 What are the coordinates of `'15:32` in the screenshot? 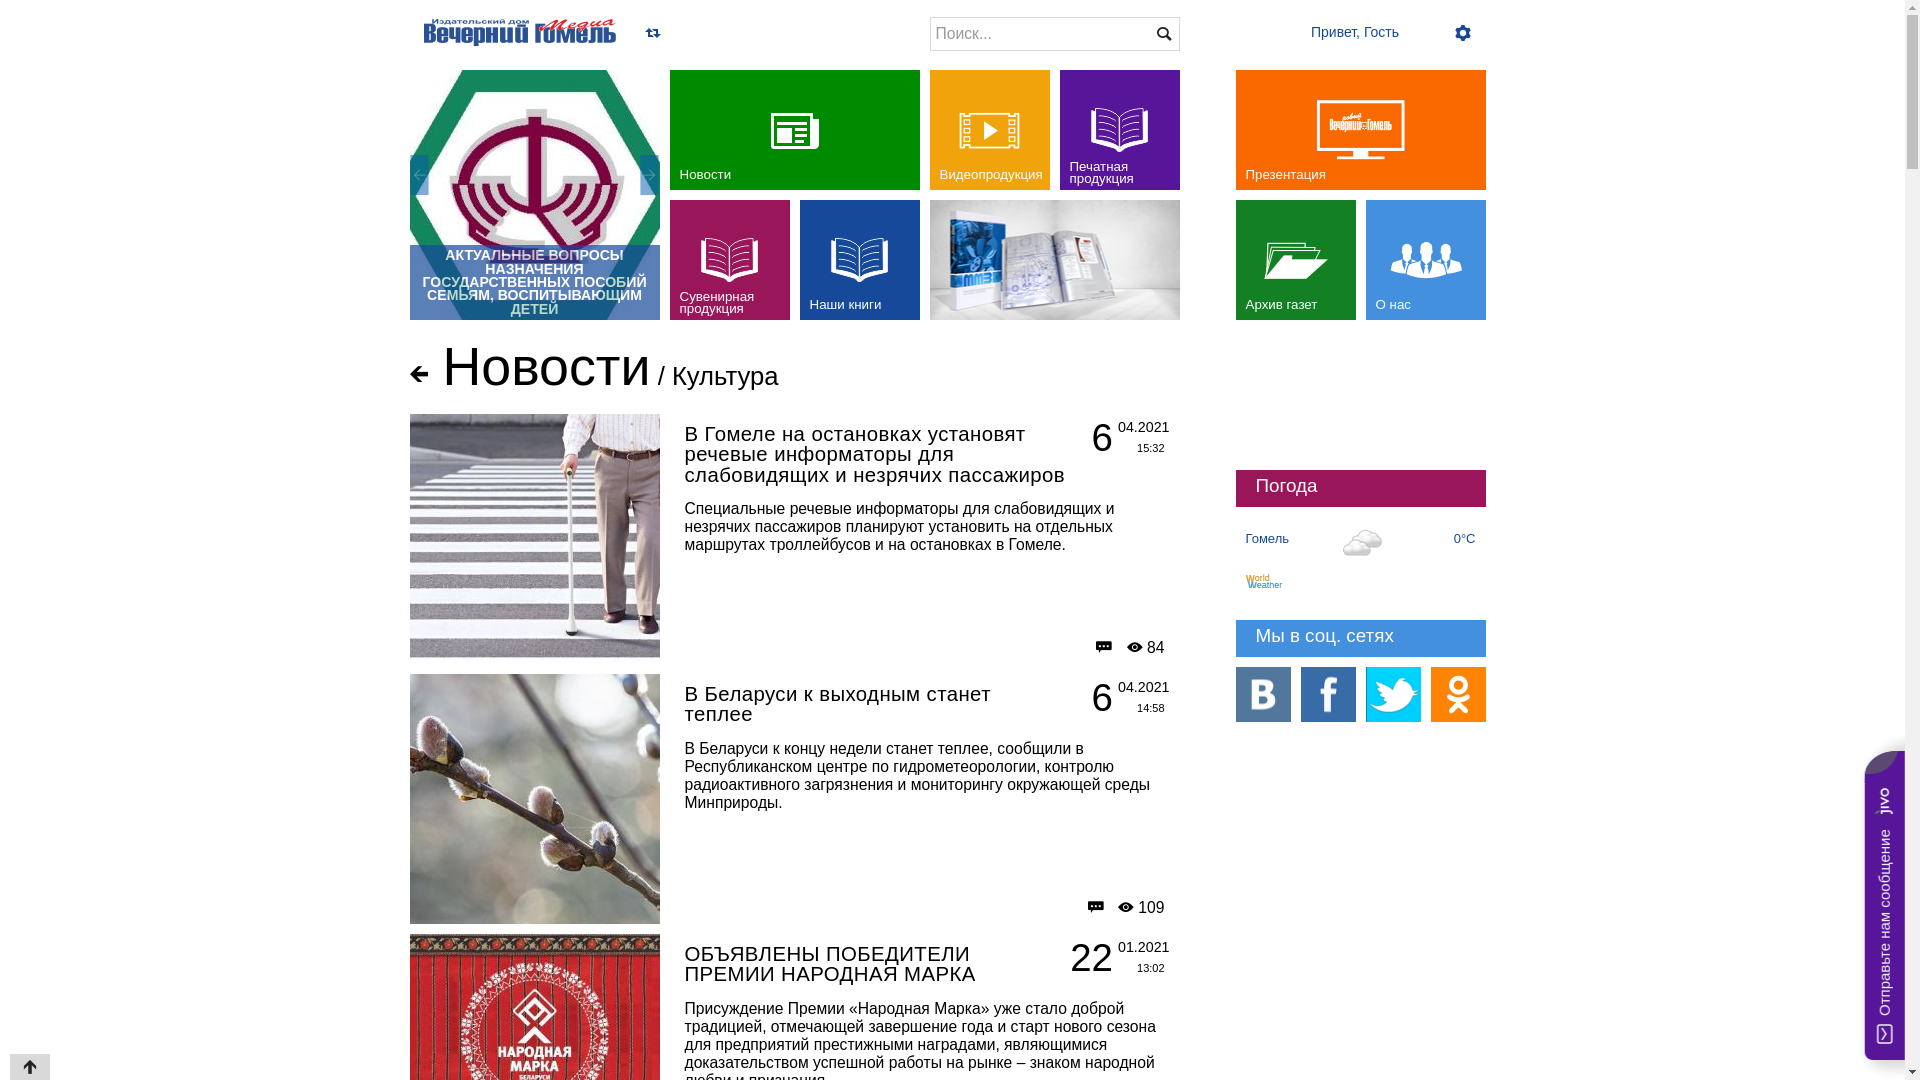 It's located at (1108, 438).